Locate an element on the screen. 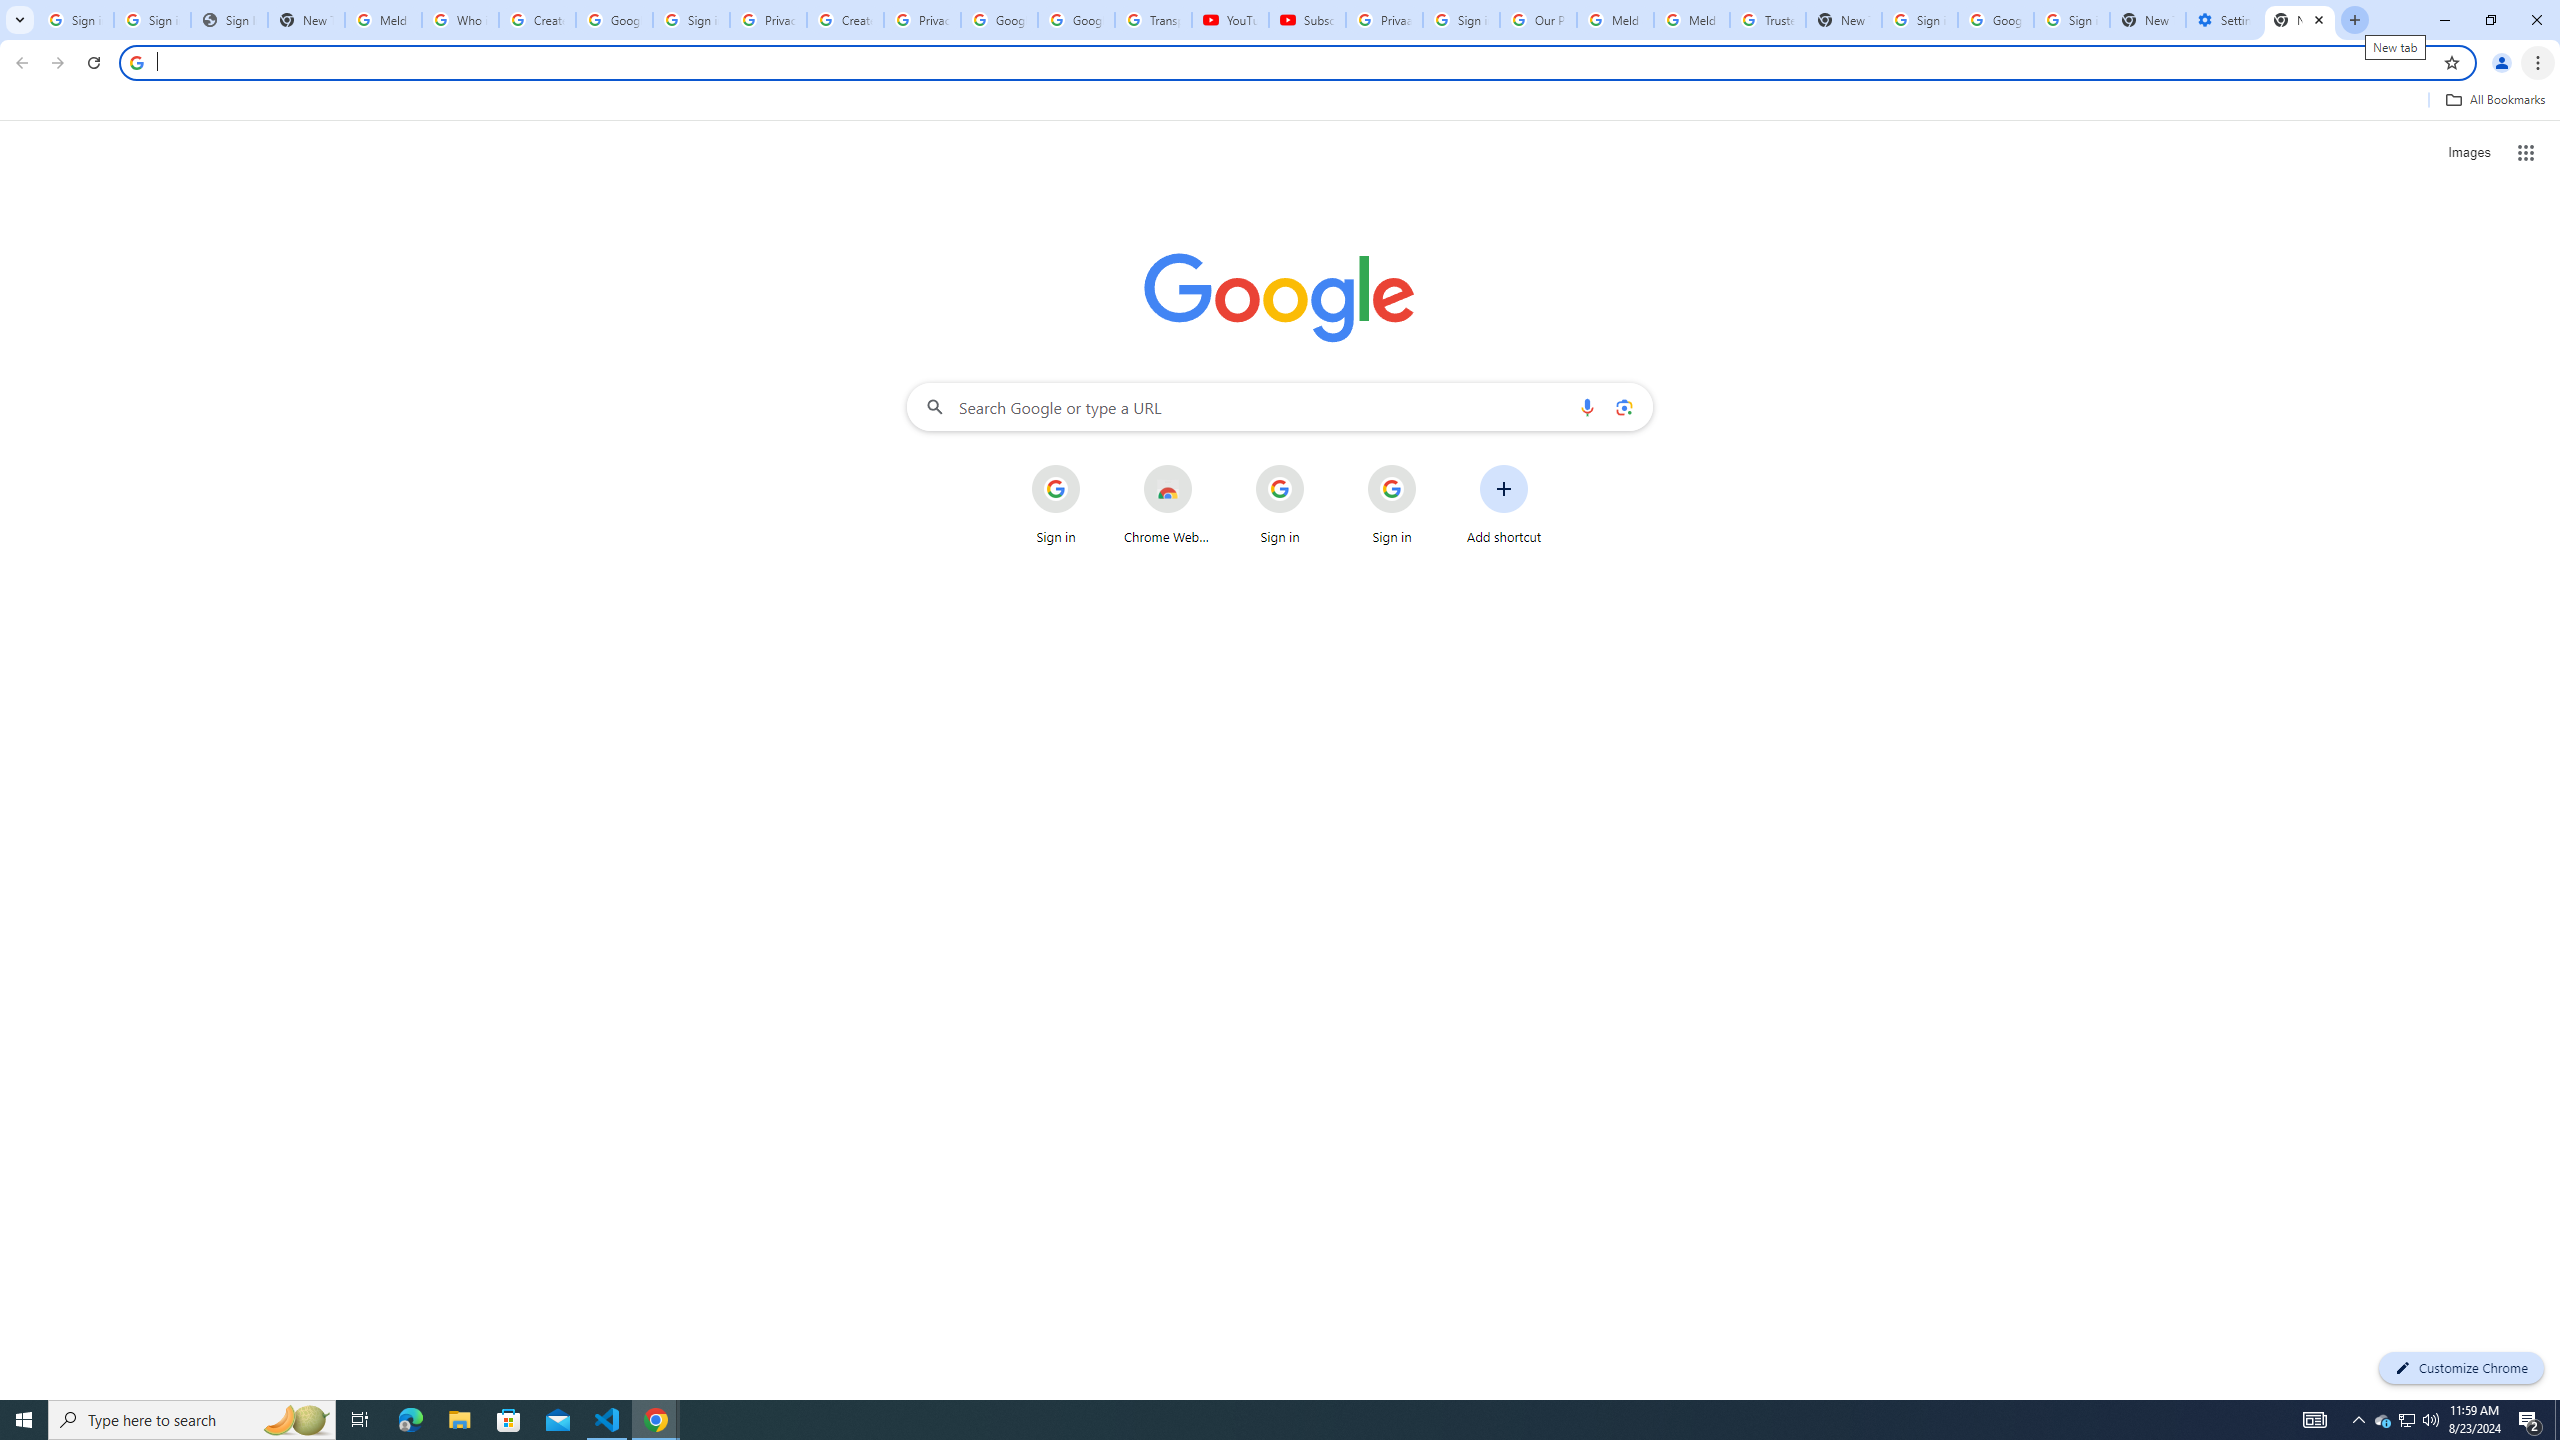 The height and width of the screenshot is (1440, 2560). 'YouTube' is located at coordinates (1230, 19).